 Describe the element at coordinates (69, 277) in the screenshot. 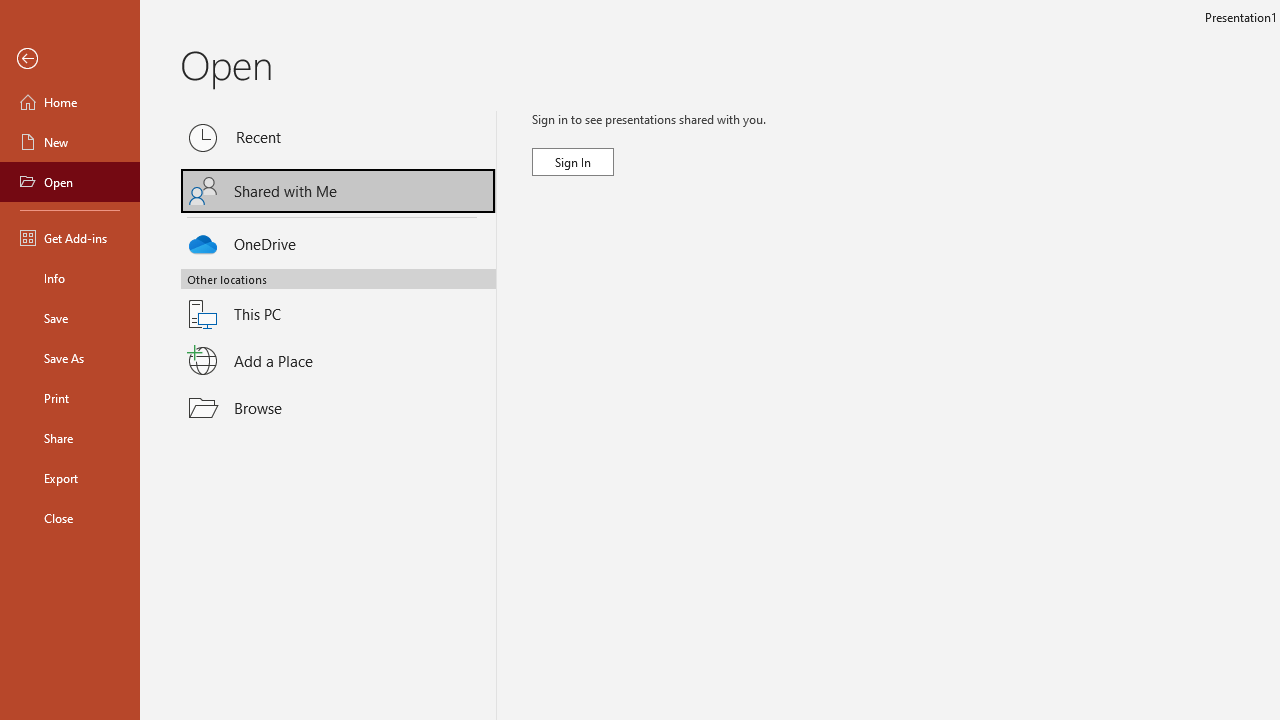

I see `'Info'` at that location.